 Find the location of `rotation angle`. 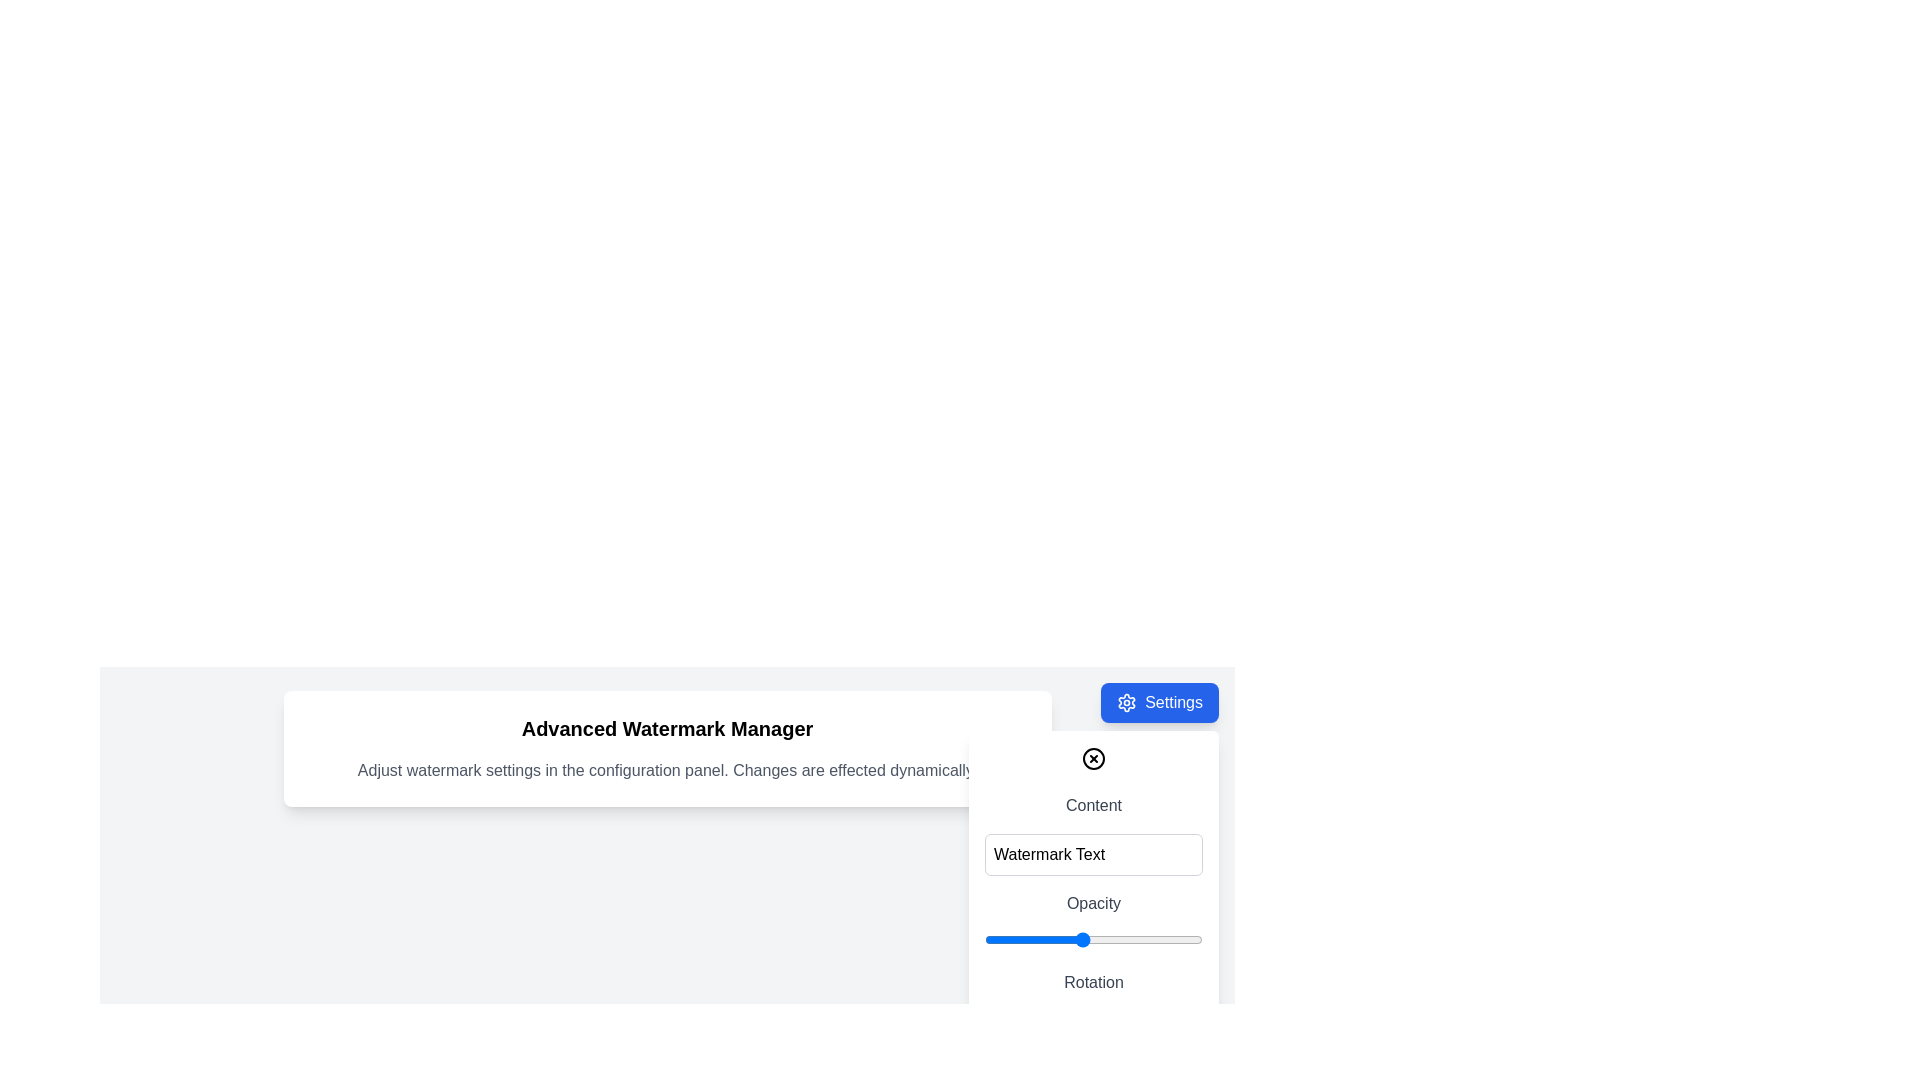

rotation angle is located at coordinates (994, 1018).